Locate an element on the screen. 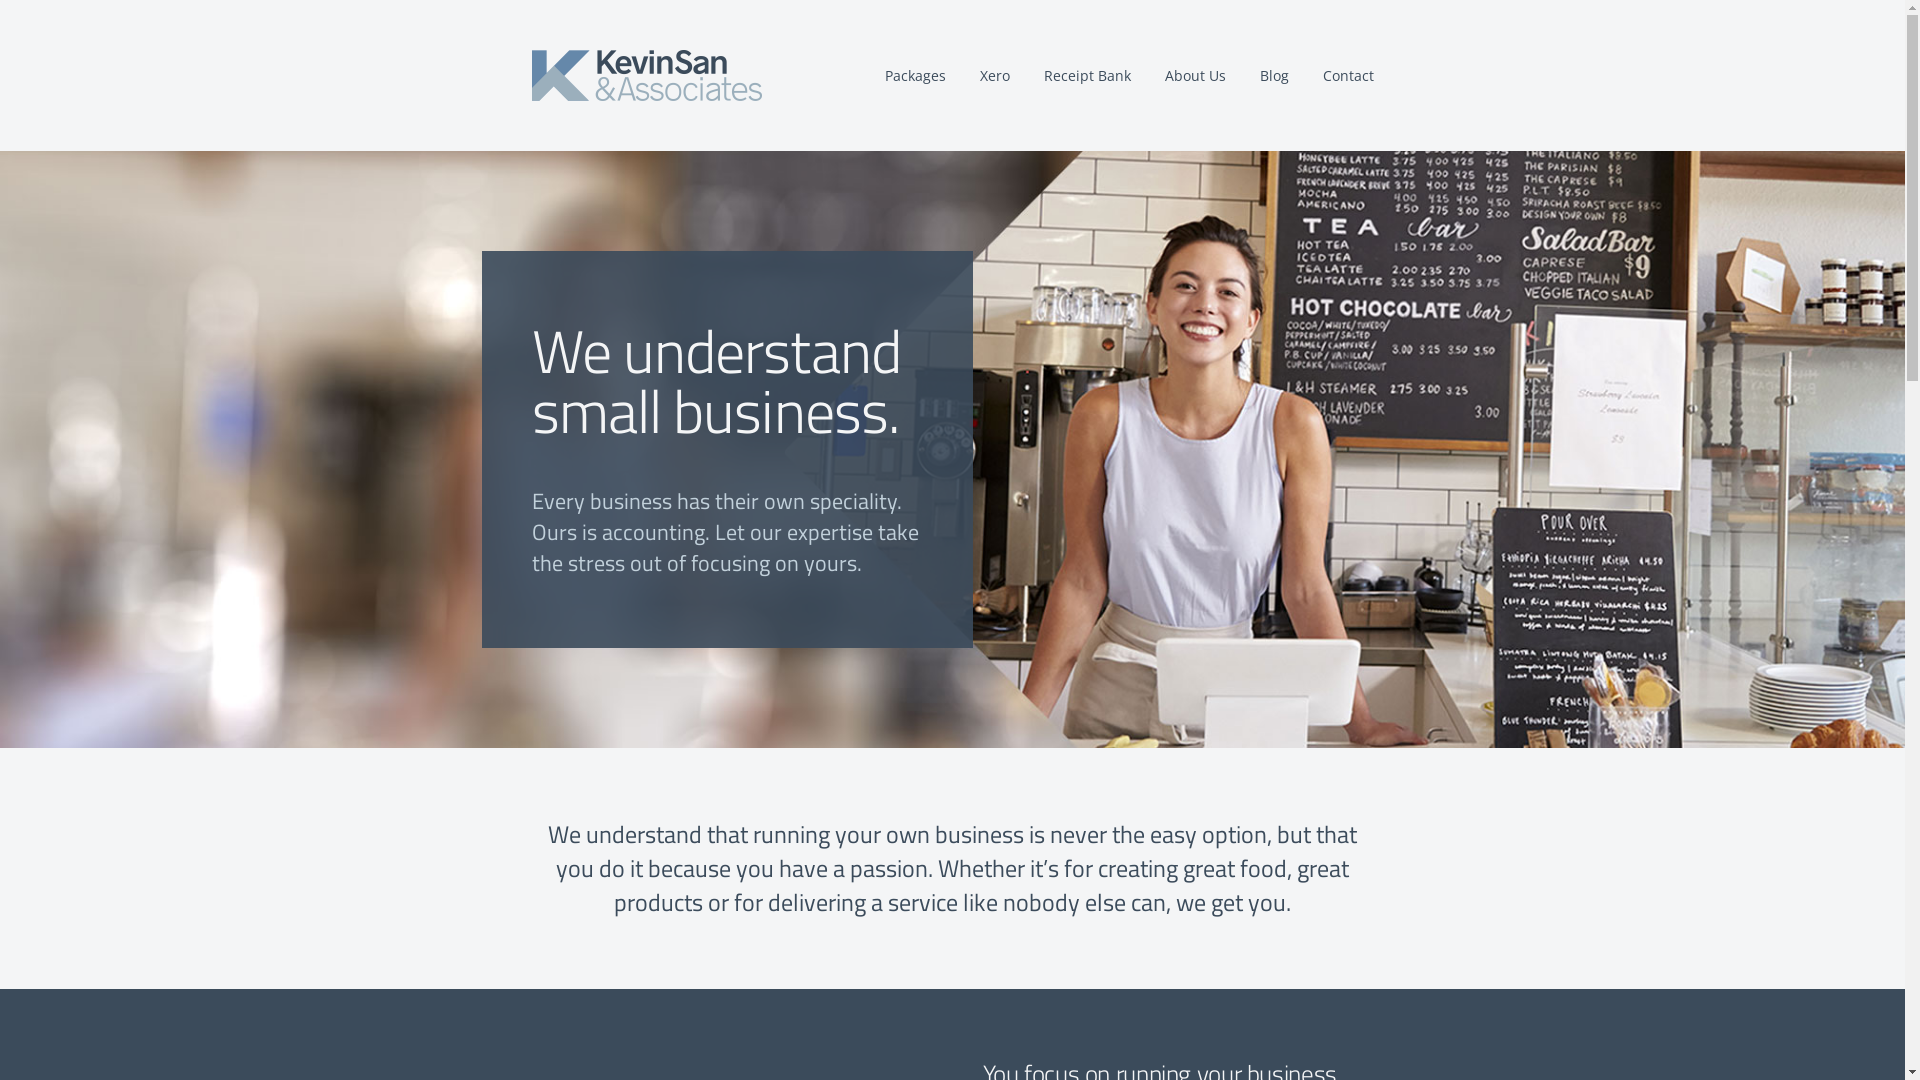  'Blog' is located at coordinates (1273, 74).